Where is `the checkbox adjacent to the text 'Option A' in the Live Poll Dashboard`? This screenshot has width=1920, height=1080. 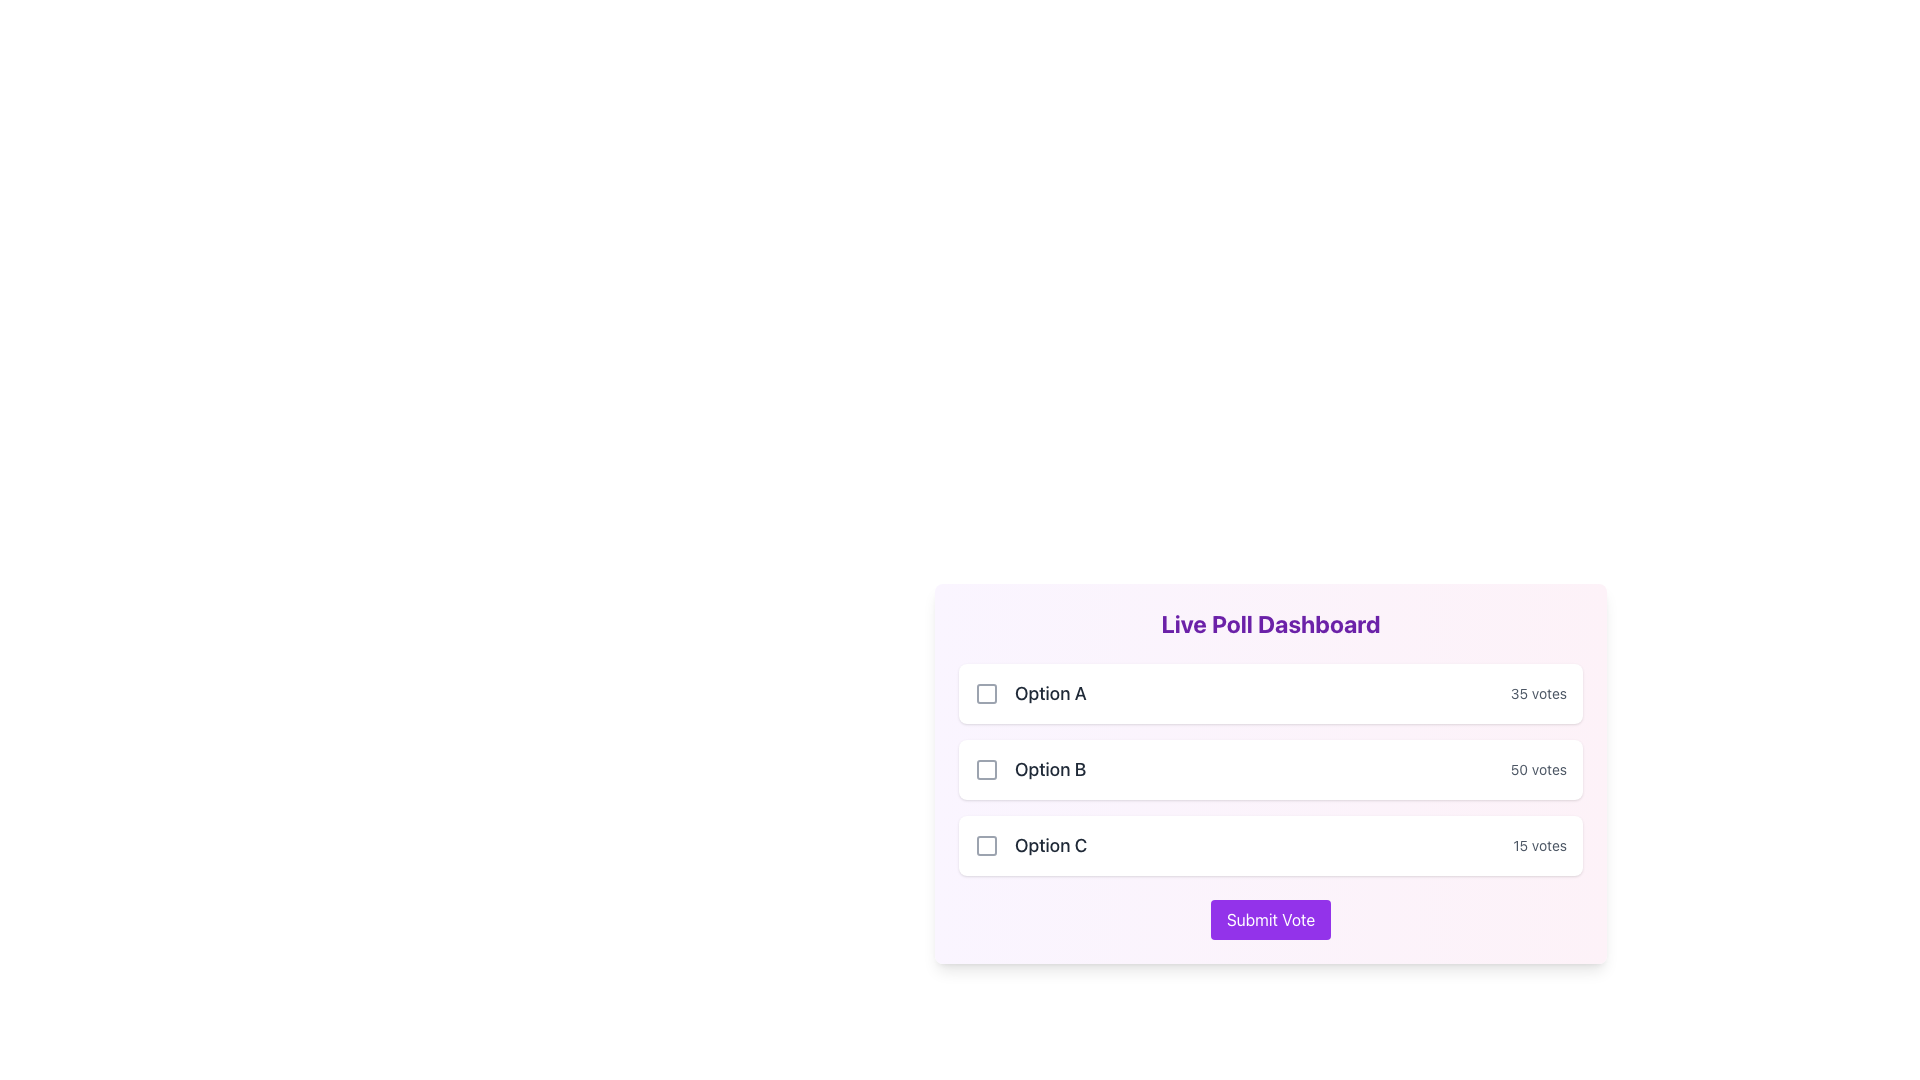 the checkbox adjacent to the text 'Option A' in the Live Poll Dashboard is located at coordinates (987, 693).